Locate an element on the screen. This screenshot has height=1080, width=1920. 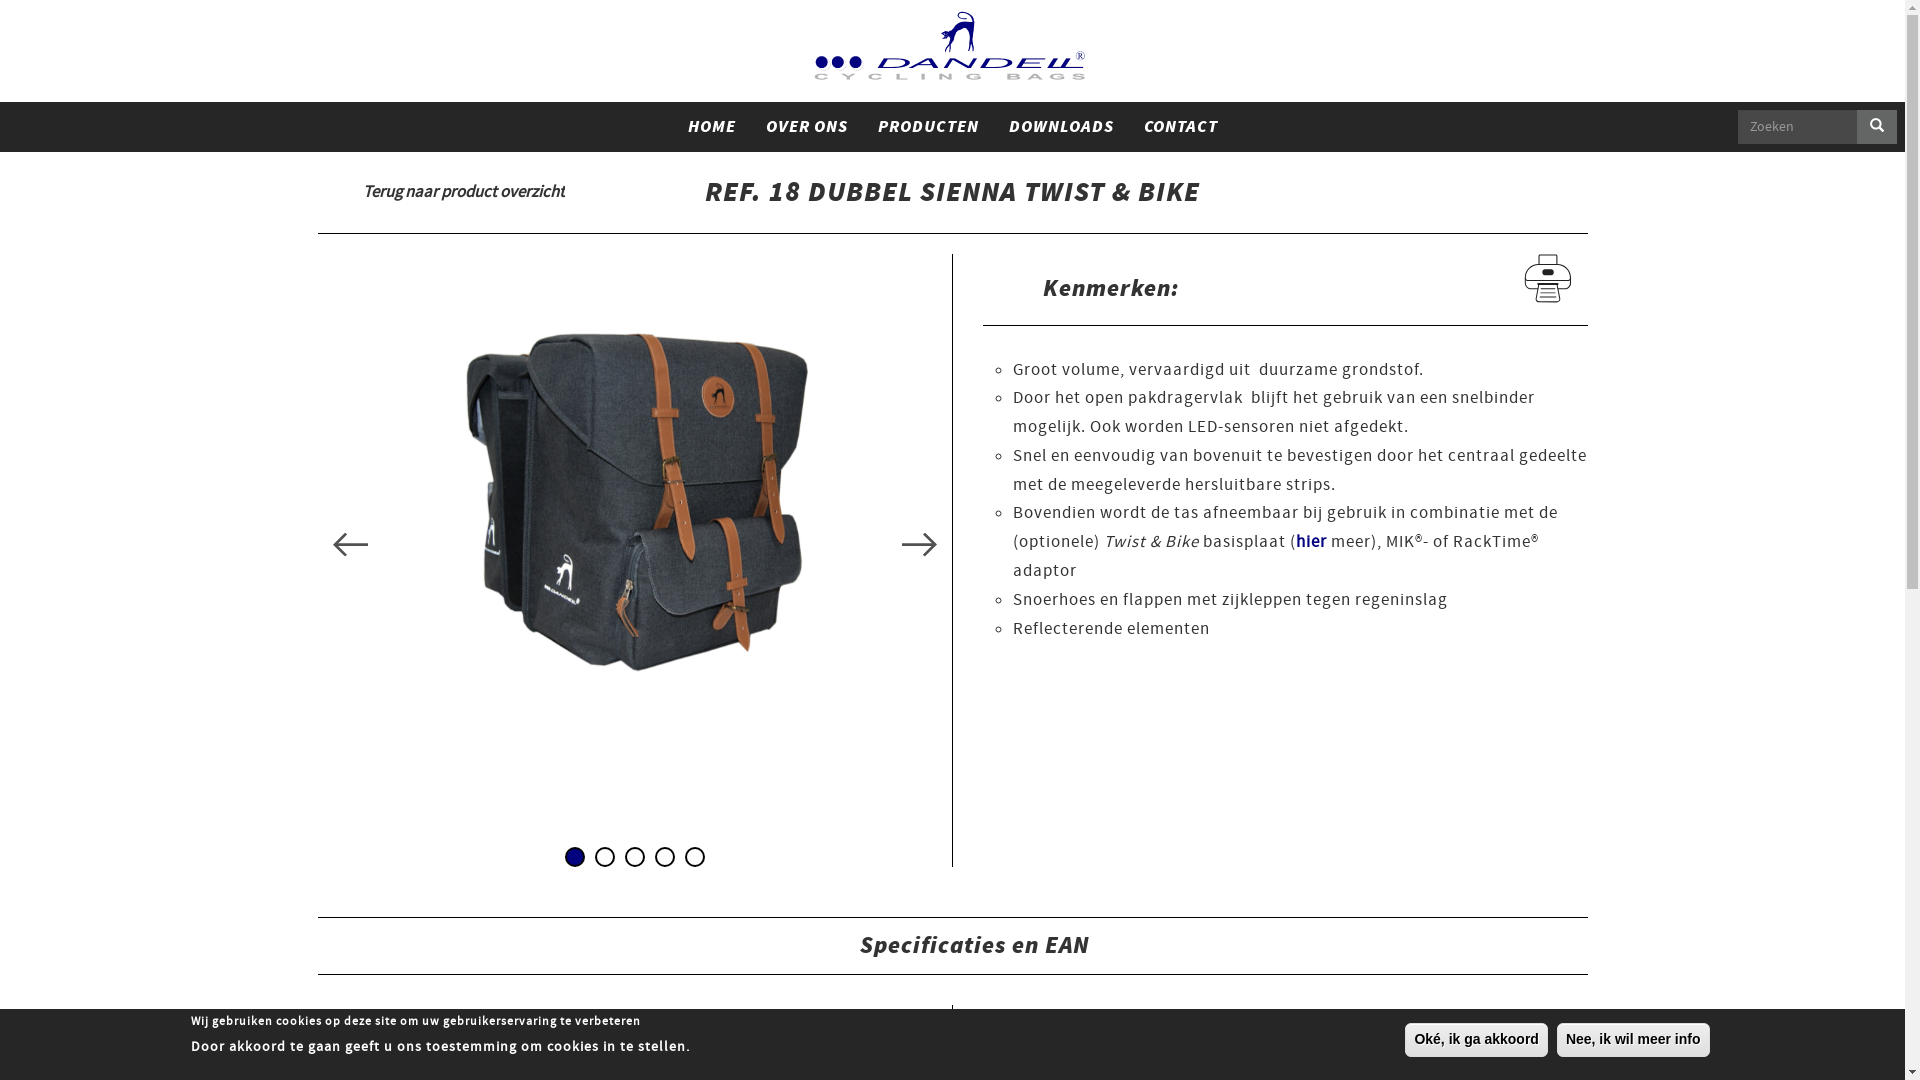
'1' is located at coordinates (573, 855).